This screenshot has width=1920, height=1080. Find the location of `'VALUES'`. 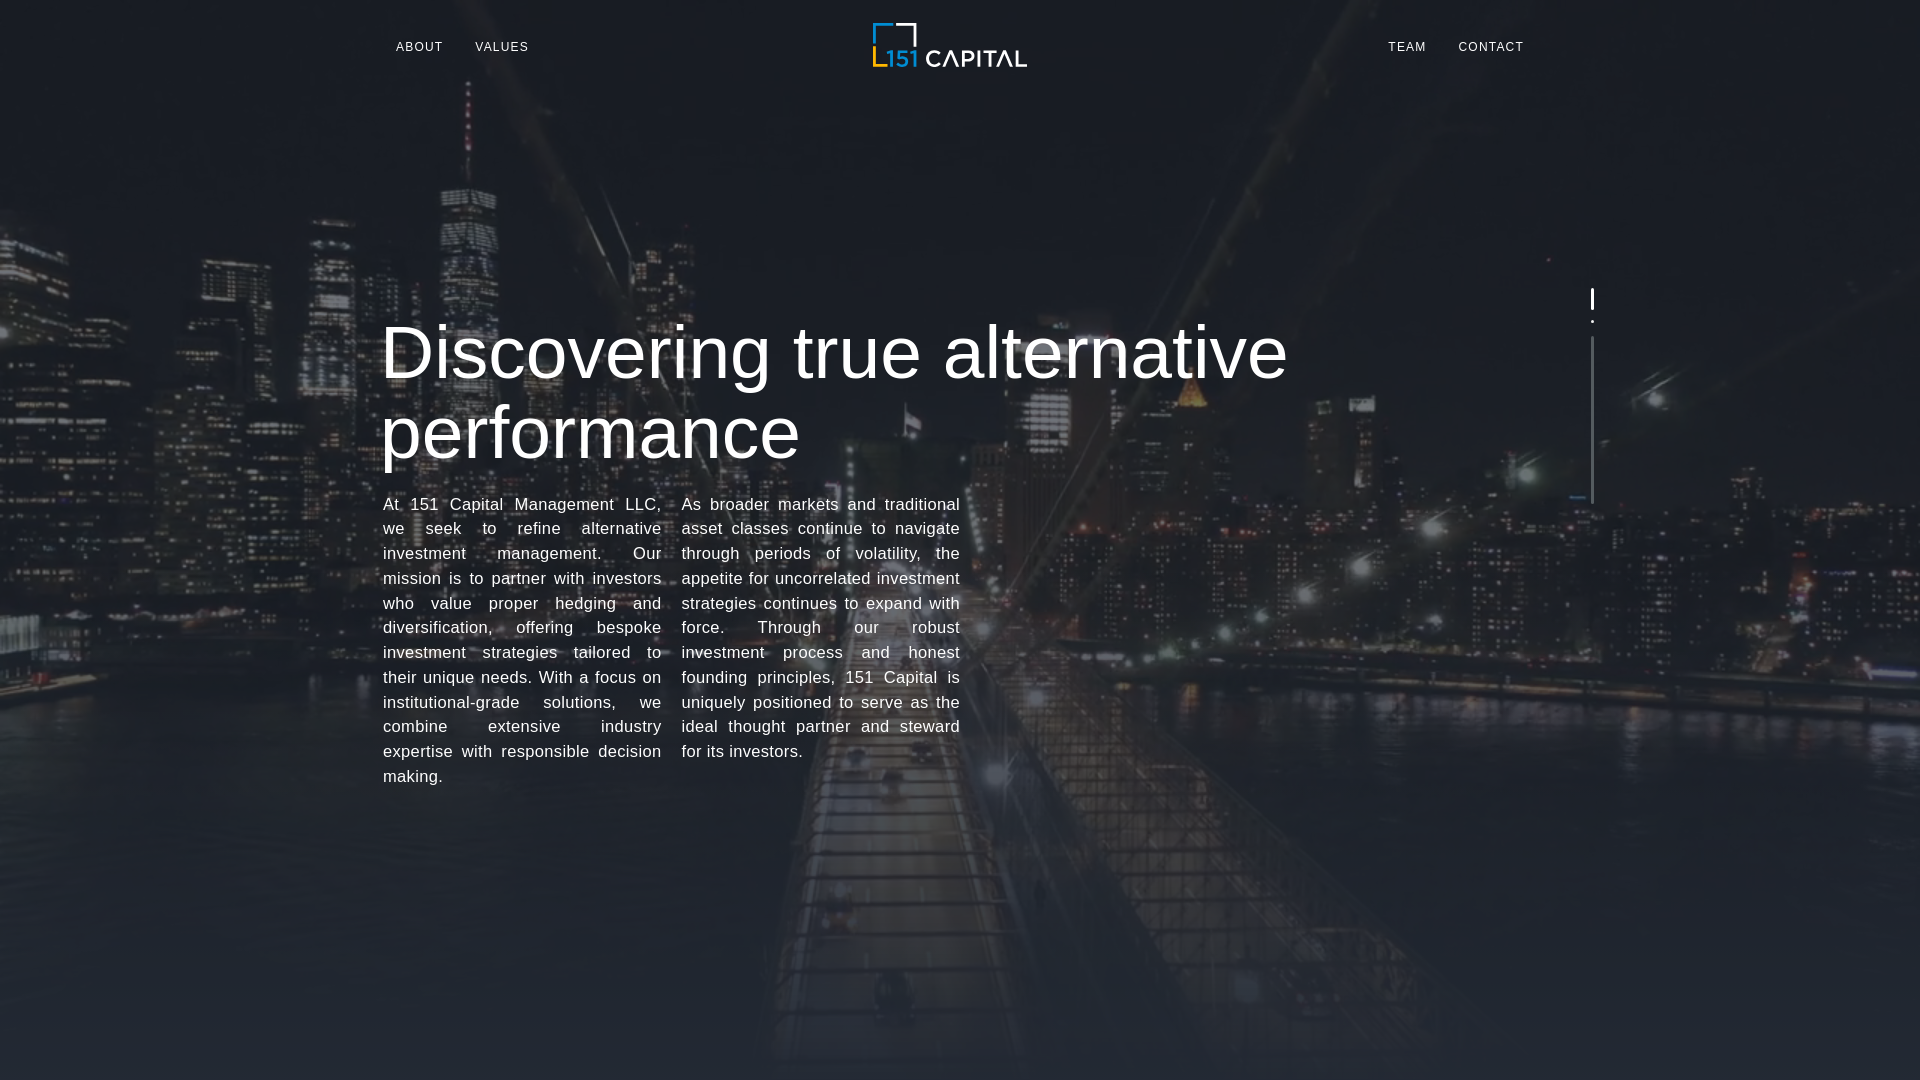

'VALUES' is located at coordinates (502, 45).